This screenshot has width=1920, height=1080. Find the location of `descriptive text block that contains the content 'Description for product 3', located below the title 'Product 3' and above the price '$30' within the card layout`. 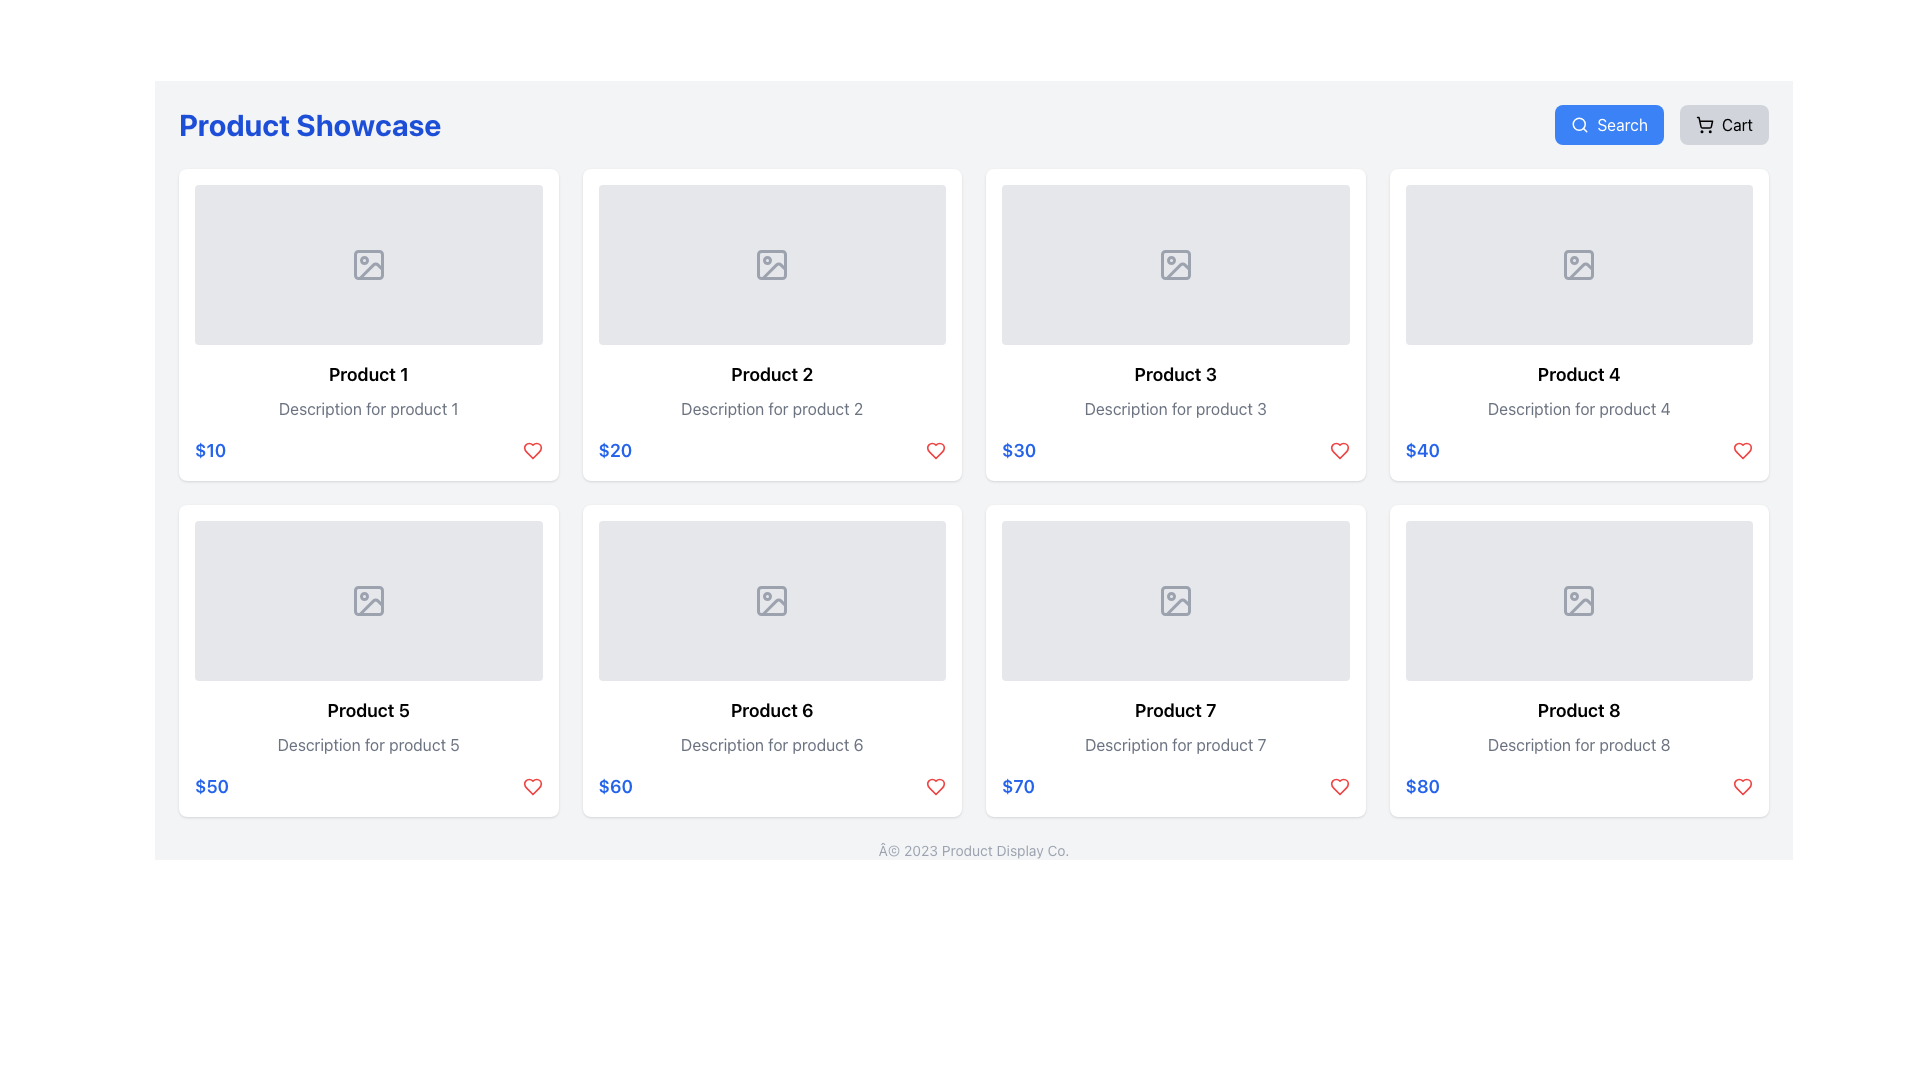

descriptive text block that contains the content 'Description for product 3', located below the title 'Product 3' and above the price '$30' within the card layout is located at coordinates (1175, 407).